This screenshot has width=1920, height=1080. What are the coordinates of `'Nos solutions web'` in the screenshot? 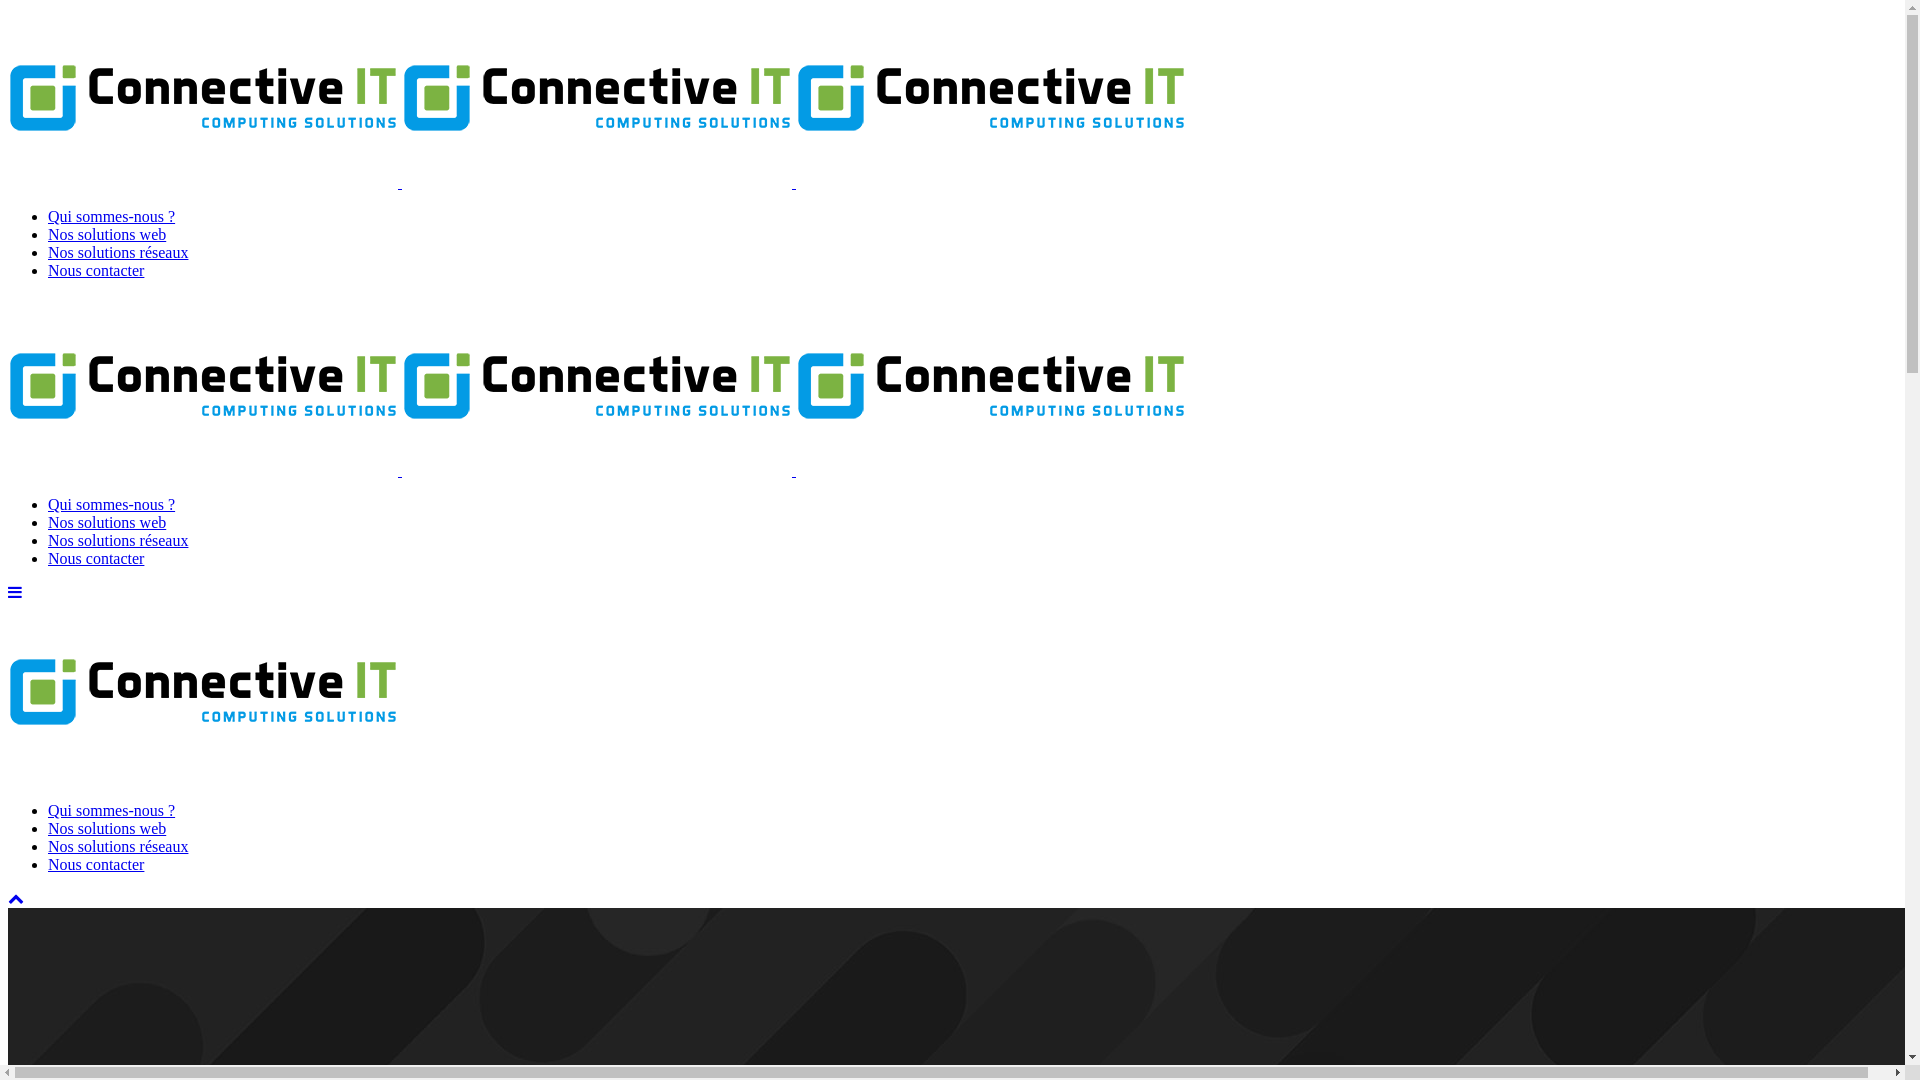 It's located at (105, 828).